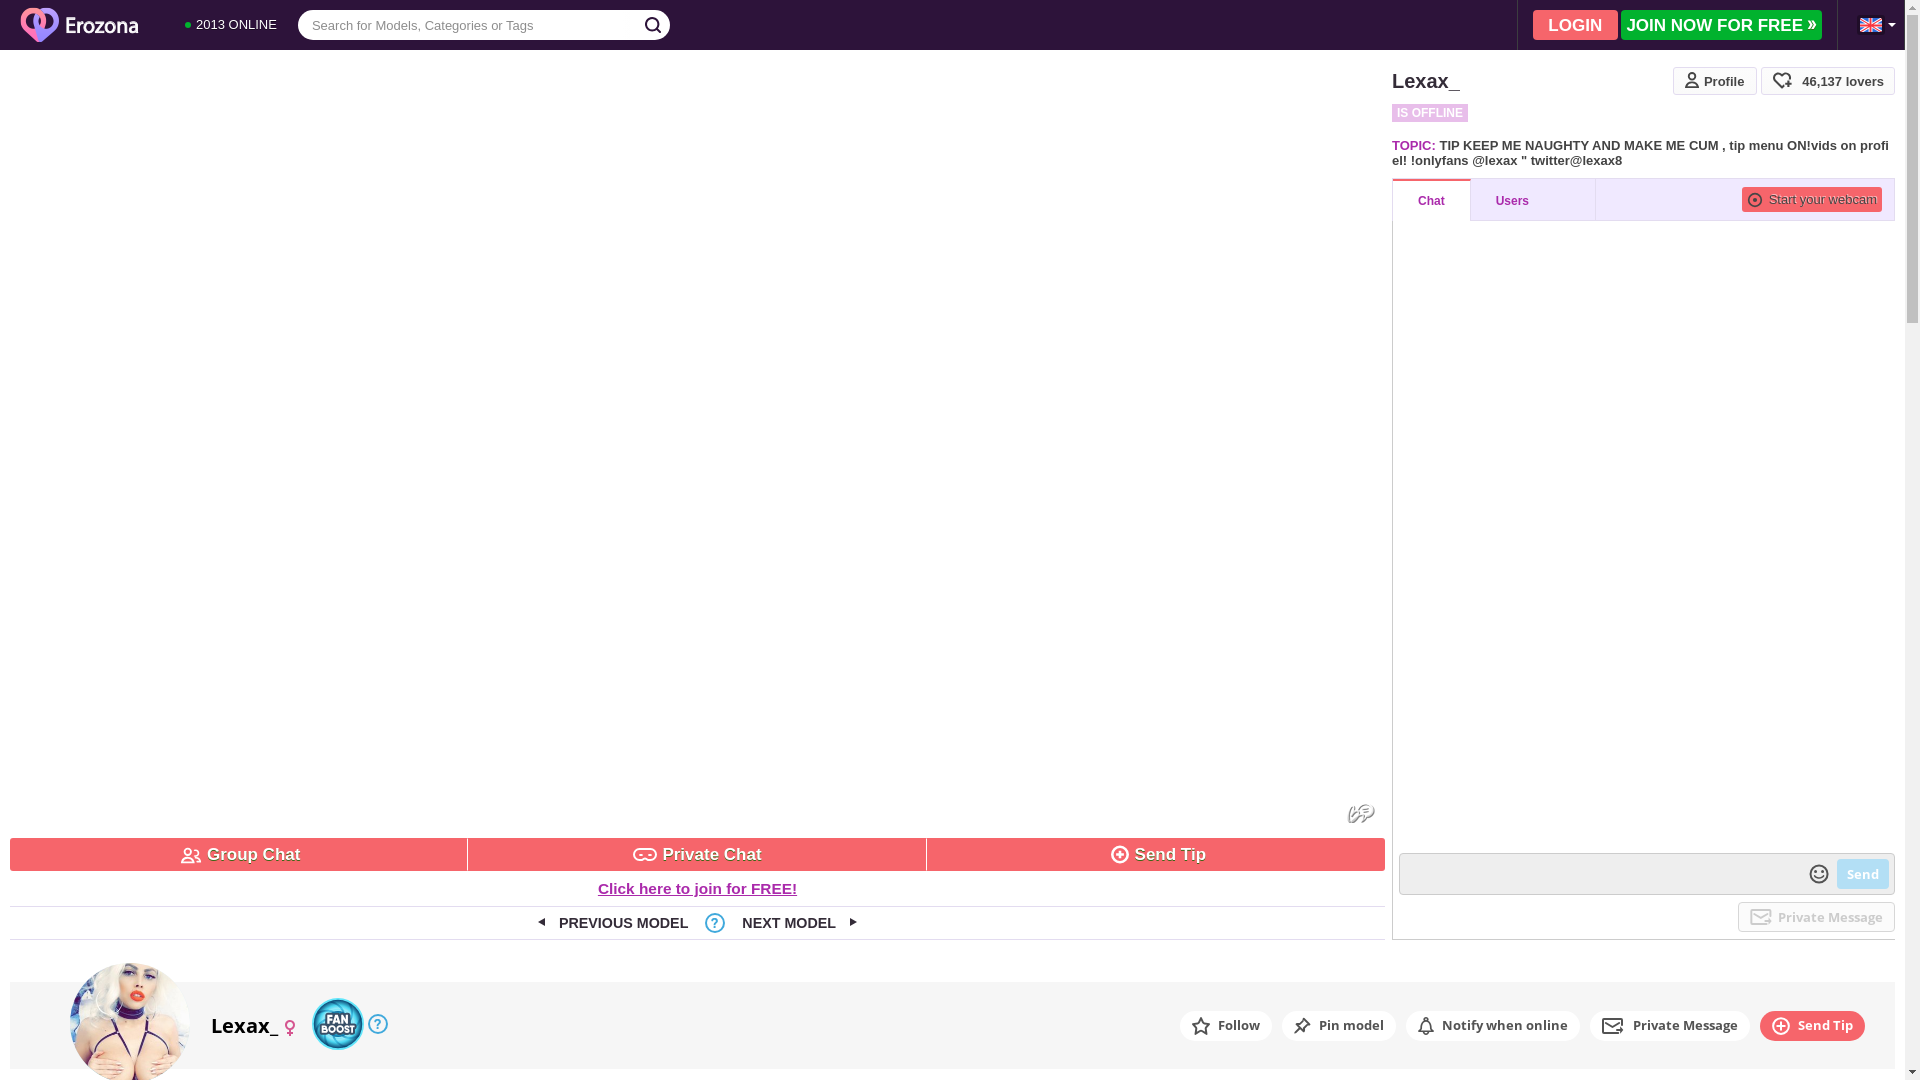 Image resolution: width=1920 pixels, height=1080 pixels. I want to click on 'Start your webcam', so click(1741, 199).